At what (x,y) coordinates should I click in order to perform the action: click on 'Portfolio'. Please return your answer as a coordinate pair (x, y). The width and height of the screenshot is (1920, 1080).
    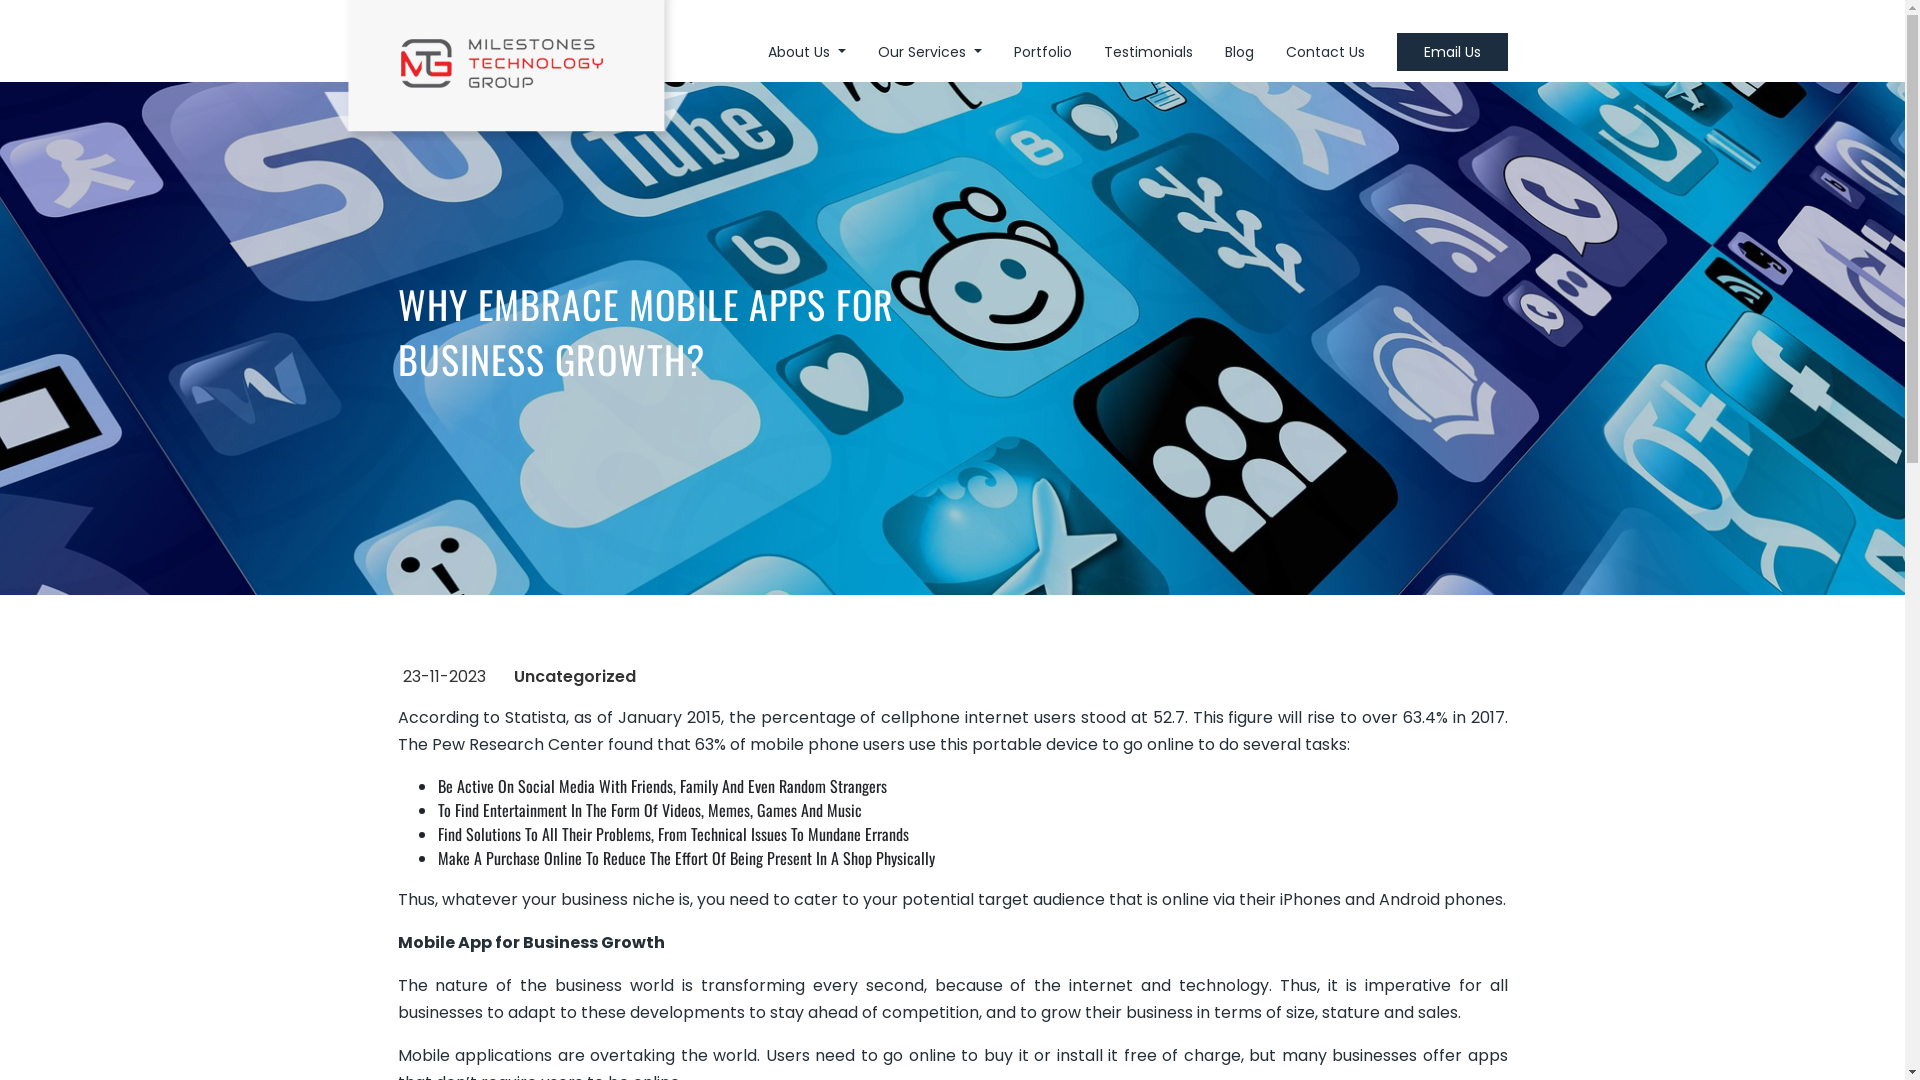
    Looking at the image, I should click on (1041, 50).